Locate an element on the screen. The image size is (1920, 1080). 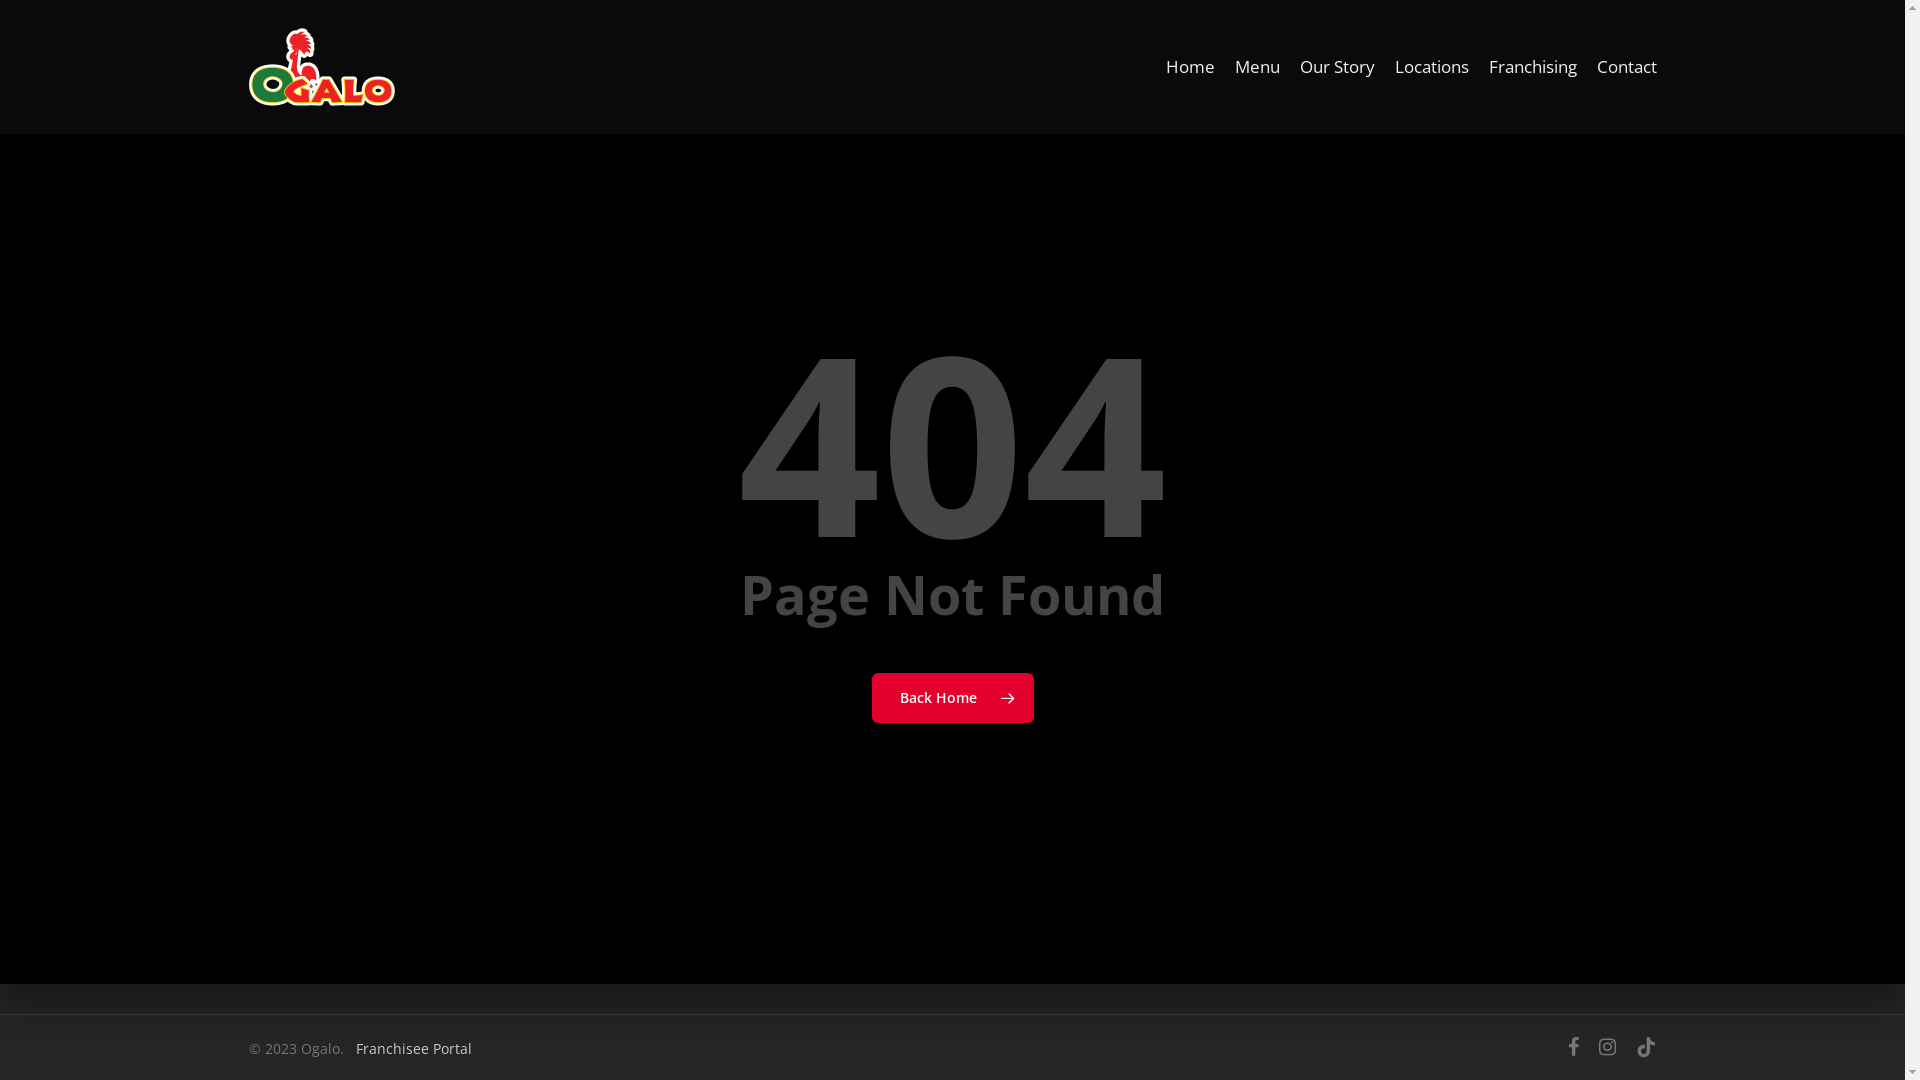
'instagram' is located at coordinates (1607, 1045).